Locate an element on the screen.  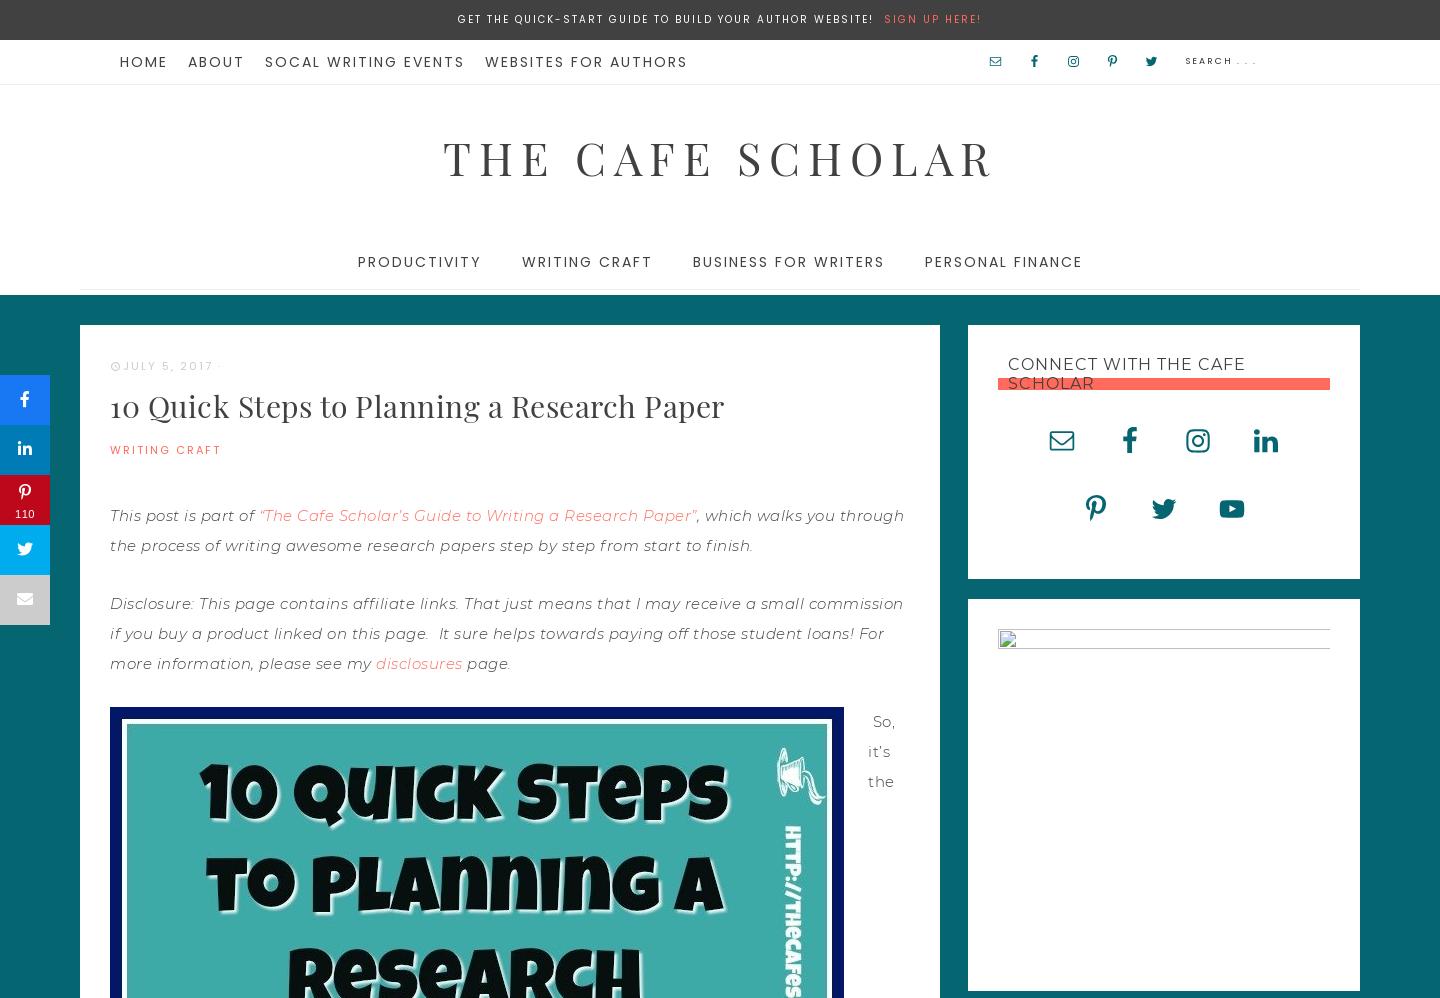
'The Cafe Scholar' is located at coordinates (442, 155).